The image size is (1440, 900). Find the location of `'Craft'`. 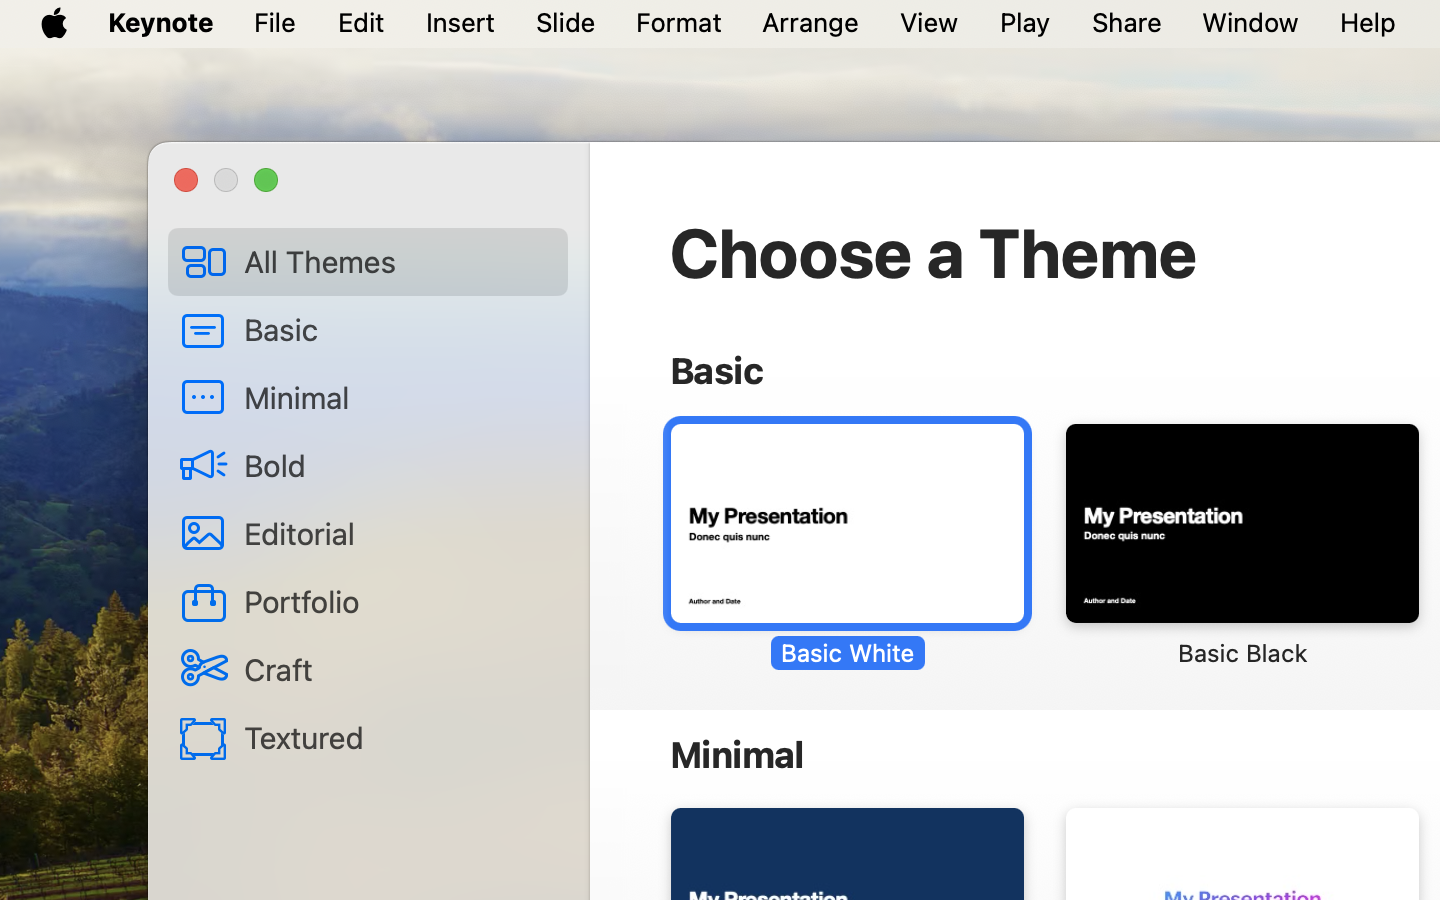

'Craft' is located at coordinates (397, 668).